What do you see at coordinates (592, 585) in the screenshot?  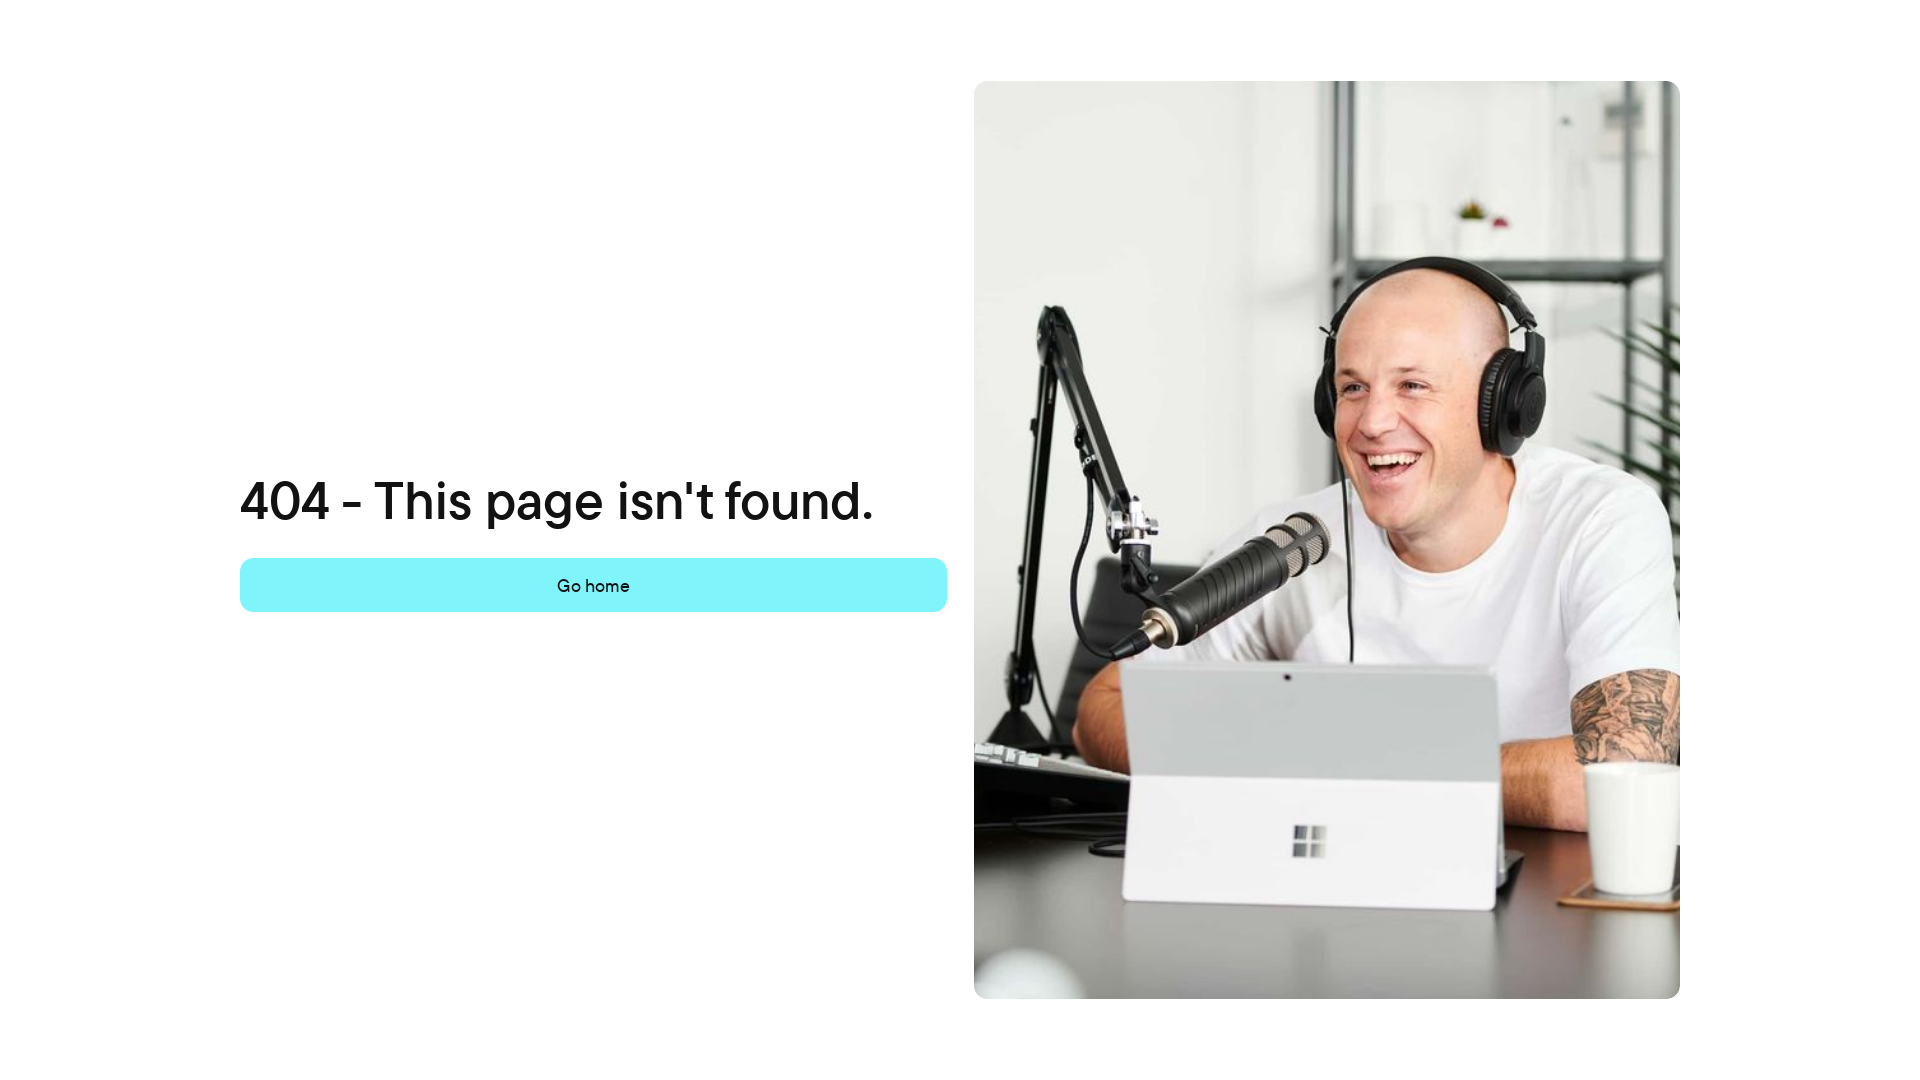 I see `'Go home'` at bounding box center [592, 585].